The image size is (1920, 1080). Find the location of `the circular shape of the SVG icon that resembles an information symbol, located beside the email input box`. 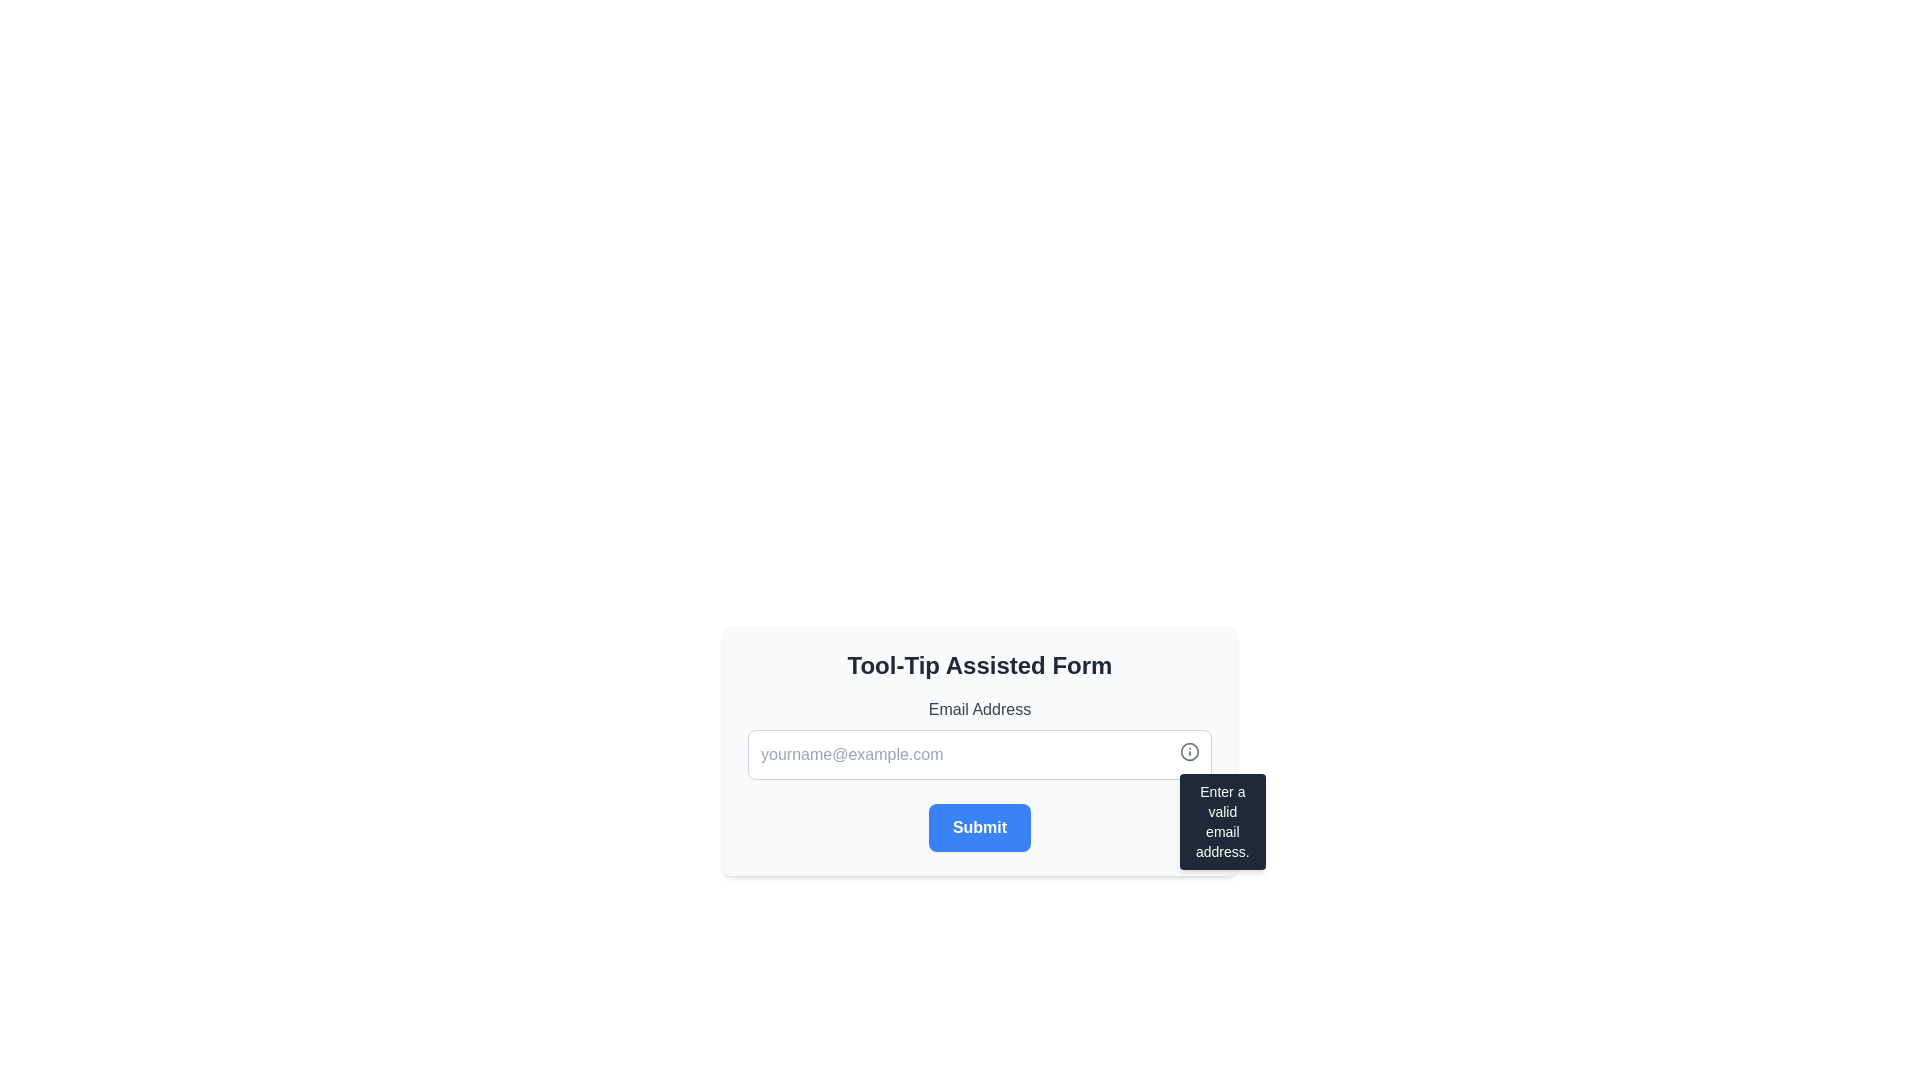

the circular shape of the SVG icon that resembles an information symbol, located beside the email input box is located at coordinates (1190, 752).